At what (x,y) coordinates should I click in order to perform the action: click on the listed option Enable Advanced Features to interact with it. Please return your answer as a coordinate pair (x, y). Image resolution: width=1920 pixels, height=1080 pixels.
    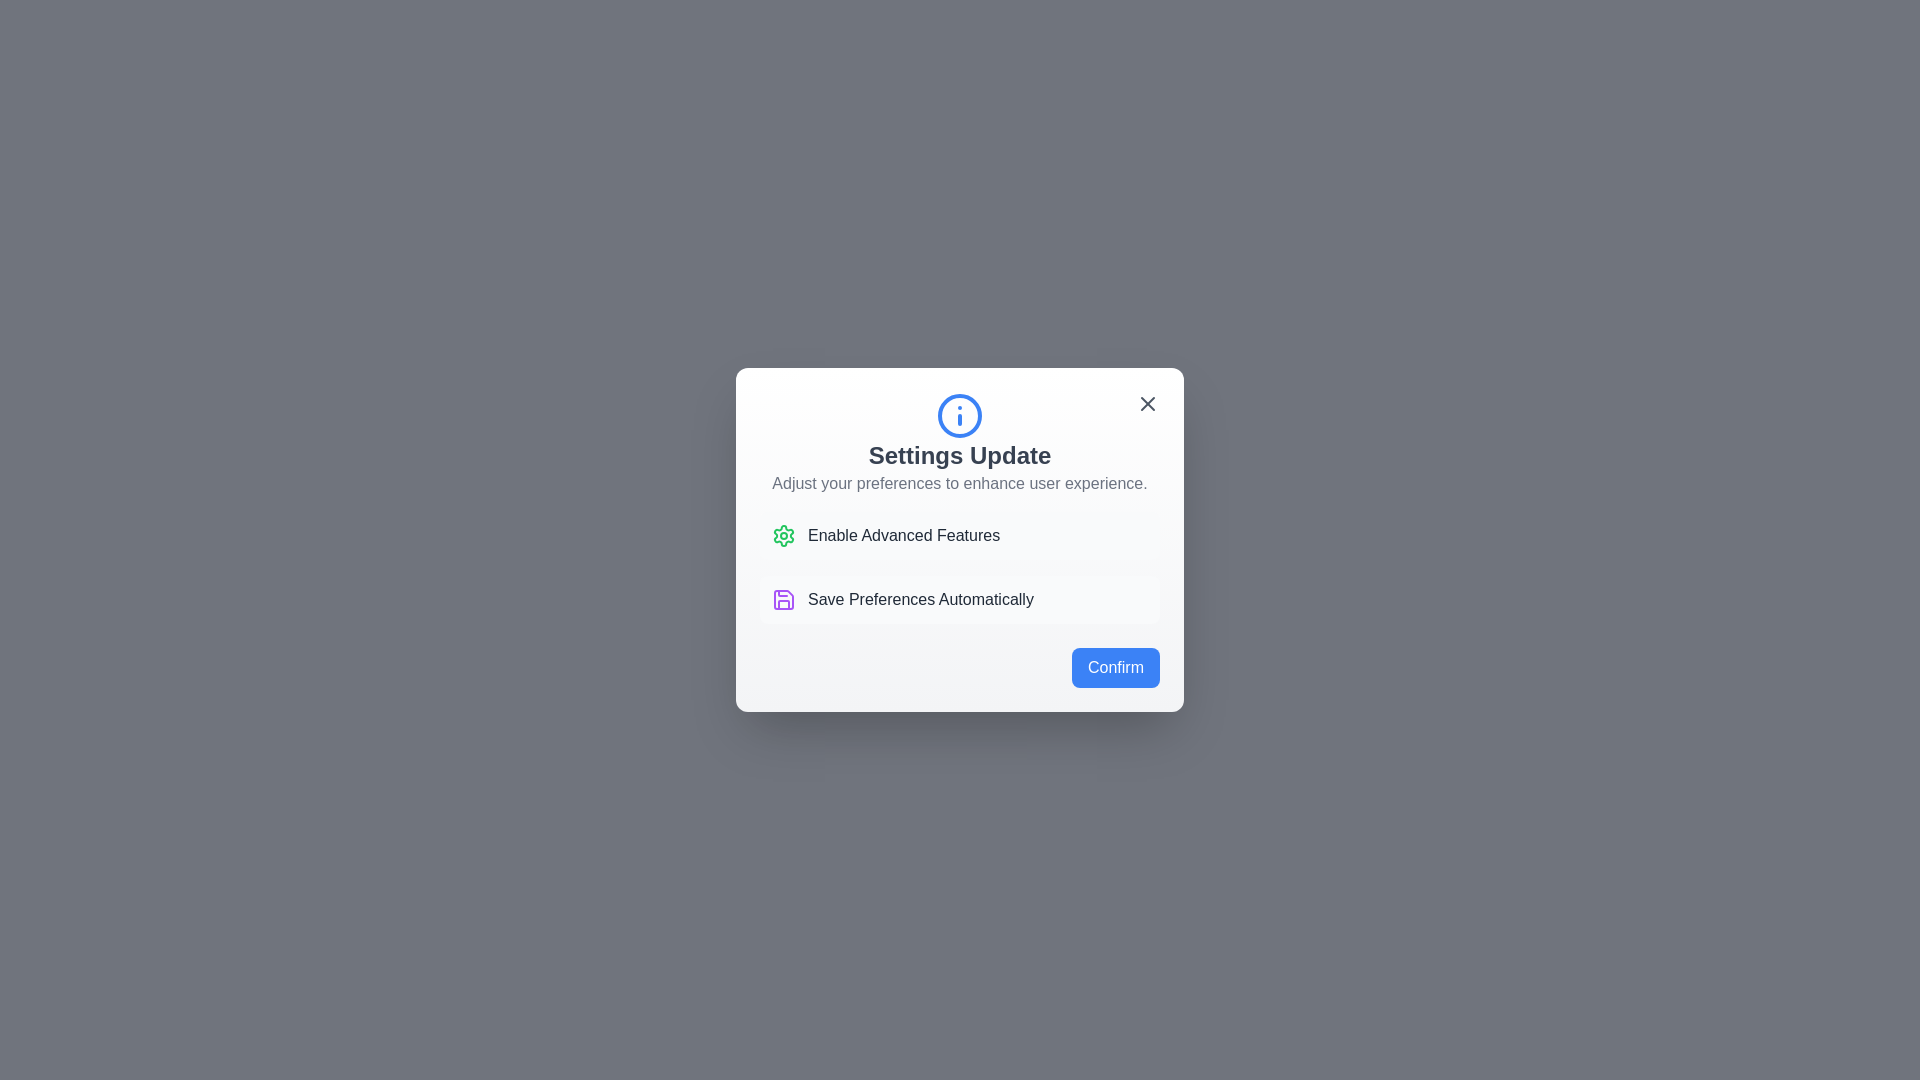
    Looking at the image, I should click on (960, 535).